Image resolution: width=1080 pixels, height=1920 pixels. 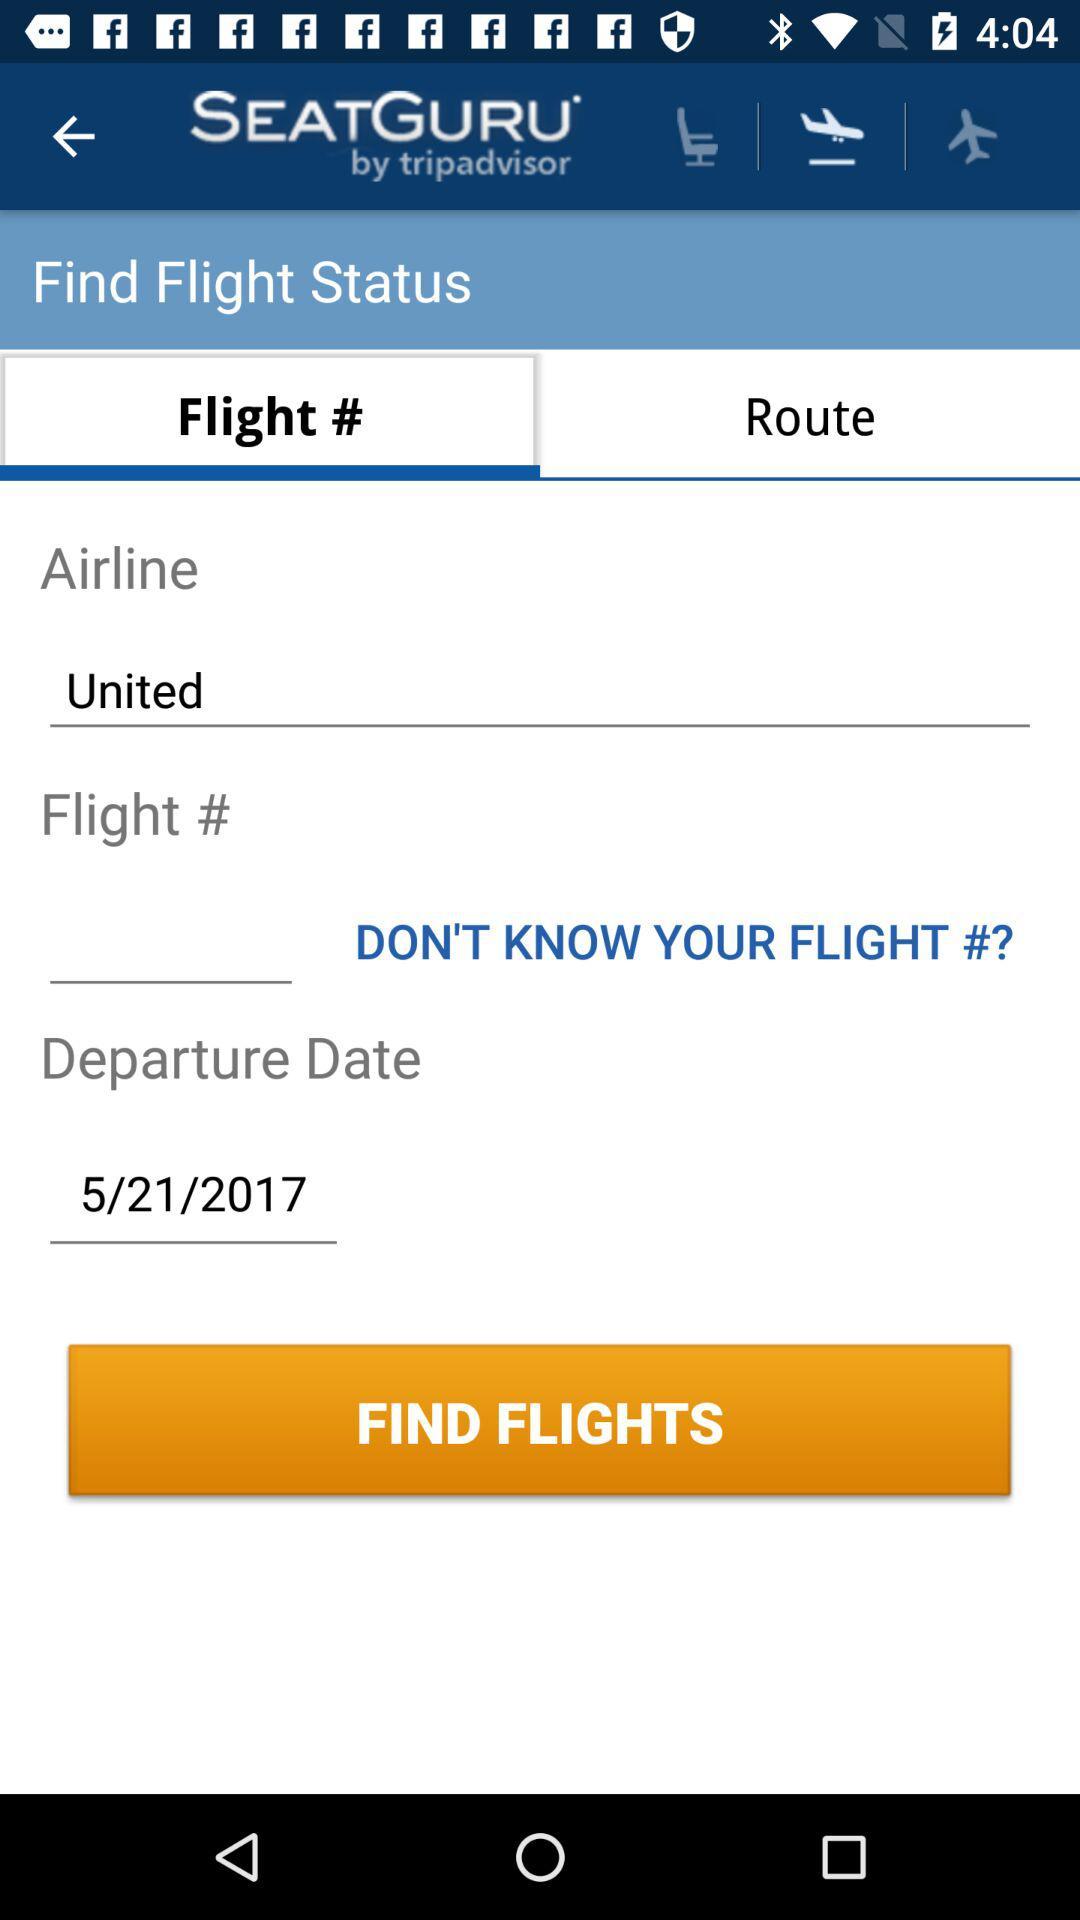 What do you see at coordinates (193, 1192) in the screenshot?
I see `5/21/2017` at bounding box center [193, 1192].